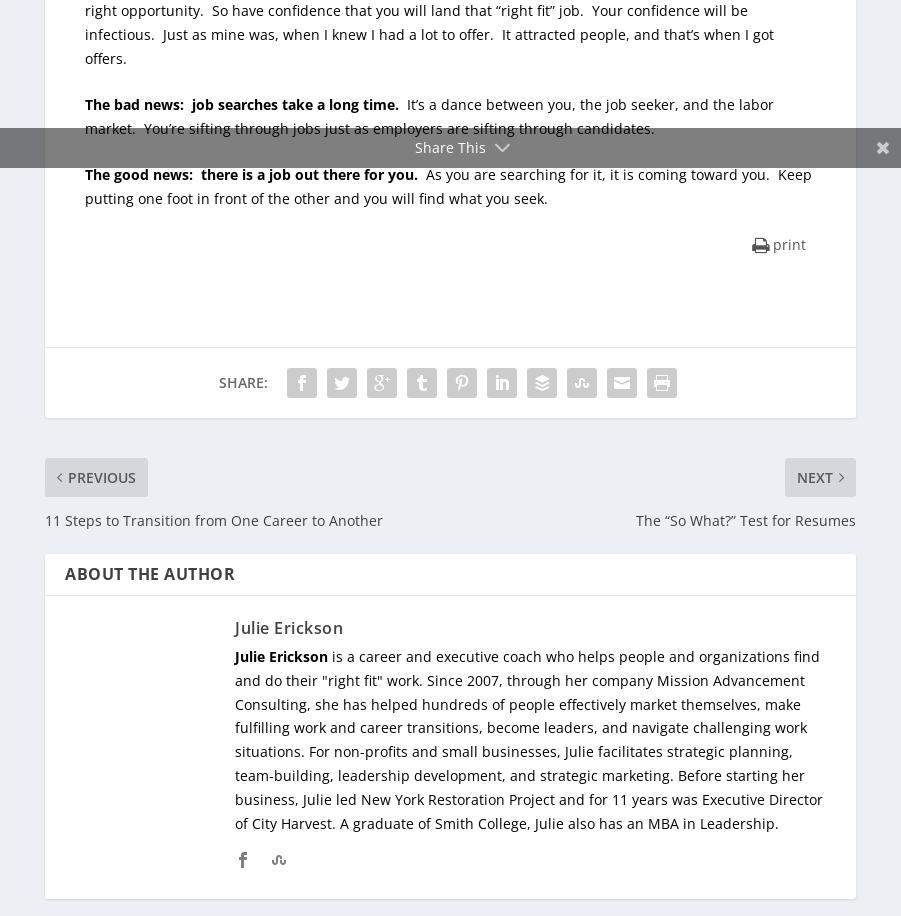  What do you see at coordinates (528, 739) in the screenshot?
I see `'is a career and executive coach who helps people and organizations find and do their "right fit" work. Since 2007, through her company Mission Advancement Consulting, she has helped hundreds of people effectively market themselves, make fulfilling work and career transitions, become leaders, and navigate challenging work situations. For non-profits and small businesses, Julie facilitates strategic planning, team-building, leadership development, and strategic marketing. Before starting her business, Julie led New York Restoration Project and for 11 years was Executive Director of City Harvest. A graduate of Smith College, Julie also has an MBA in Leadership.'` at bounding box center [528, 739].